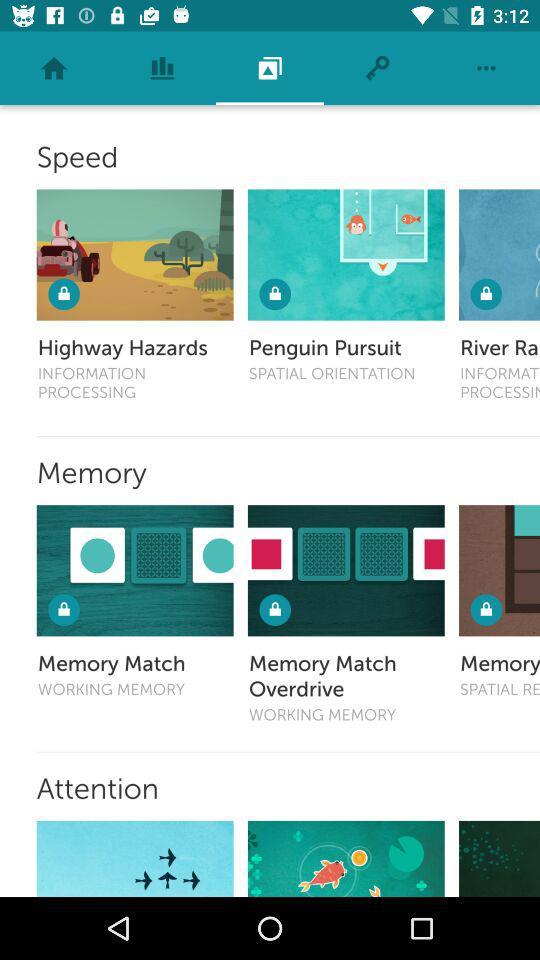  What do you see at coordinates (345, 253) in the screenshot?
I see `penguin pursuit` at bounding box center [345, 253].